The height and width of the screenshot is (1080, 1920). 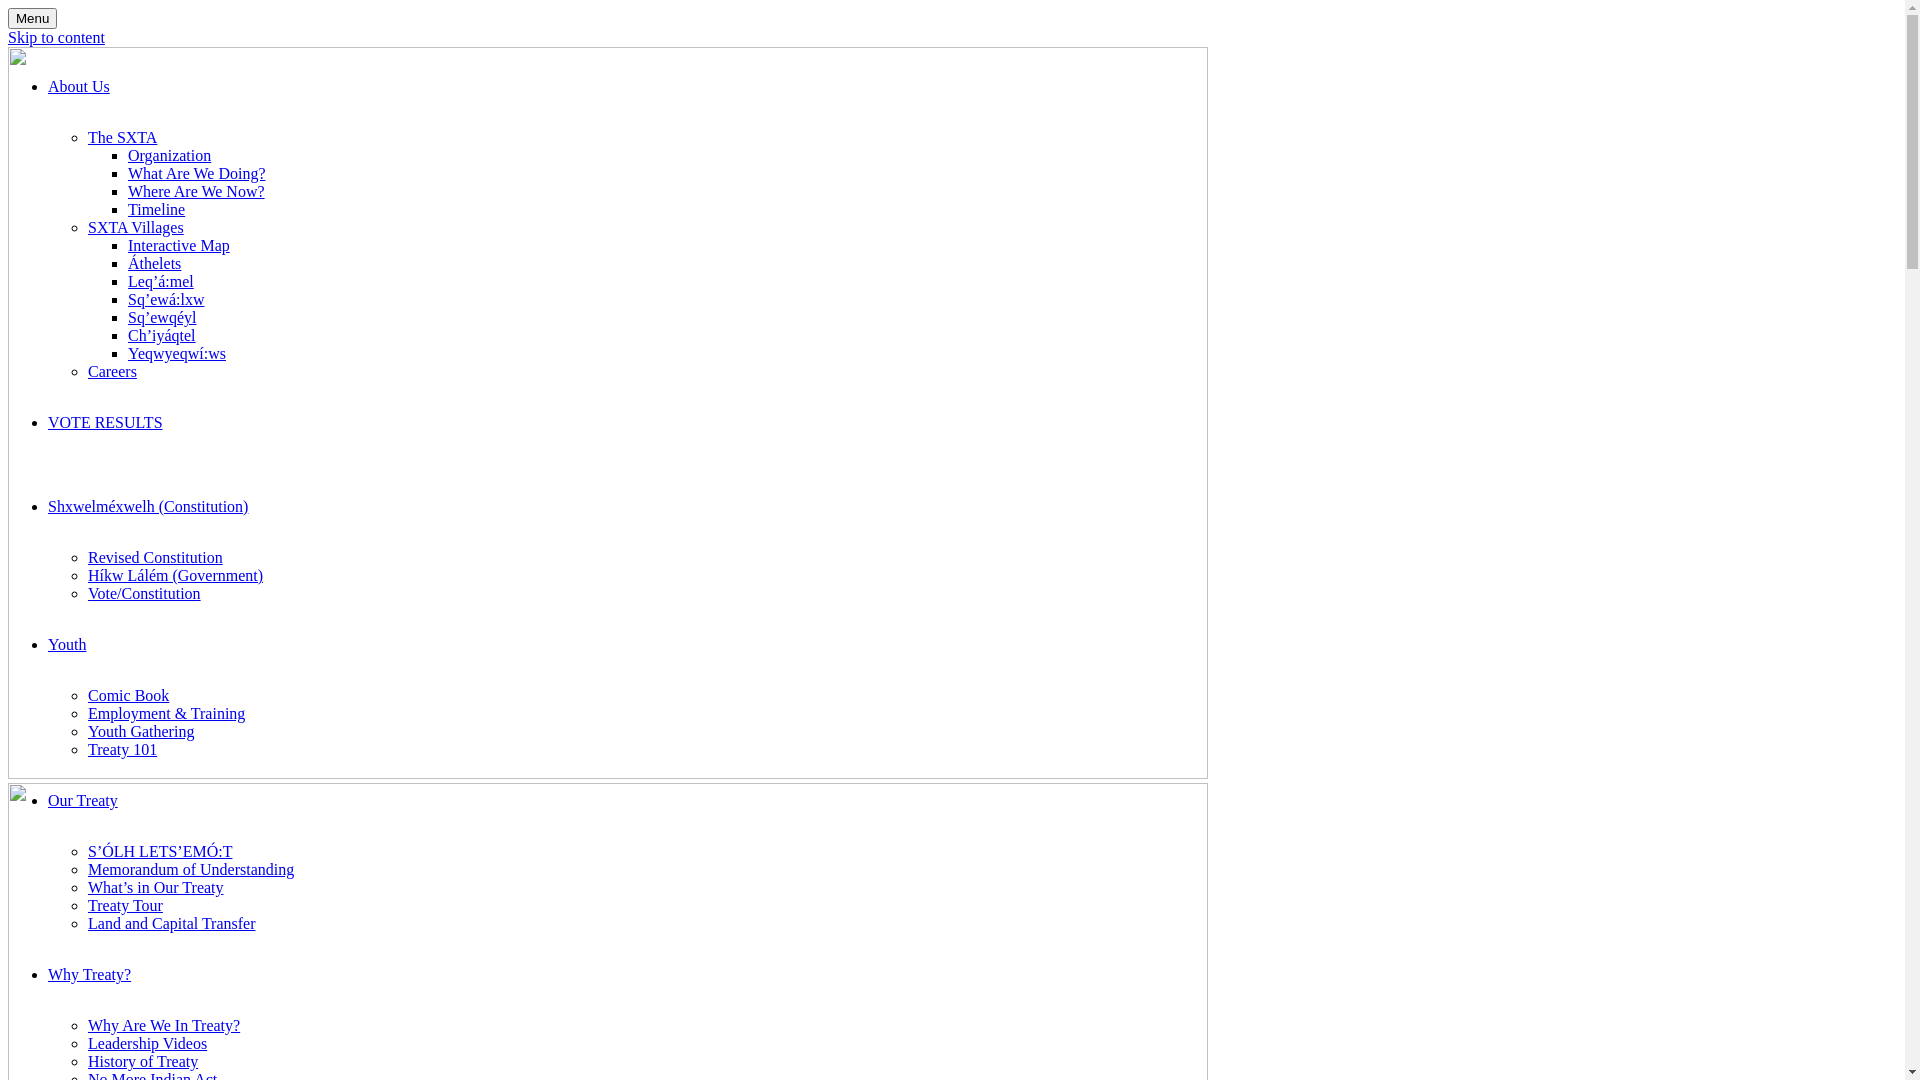 I want to click on 'Employment & Training', so click(x=86, y=712).